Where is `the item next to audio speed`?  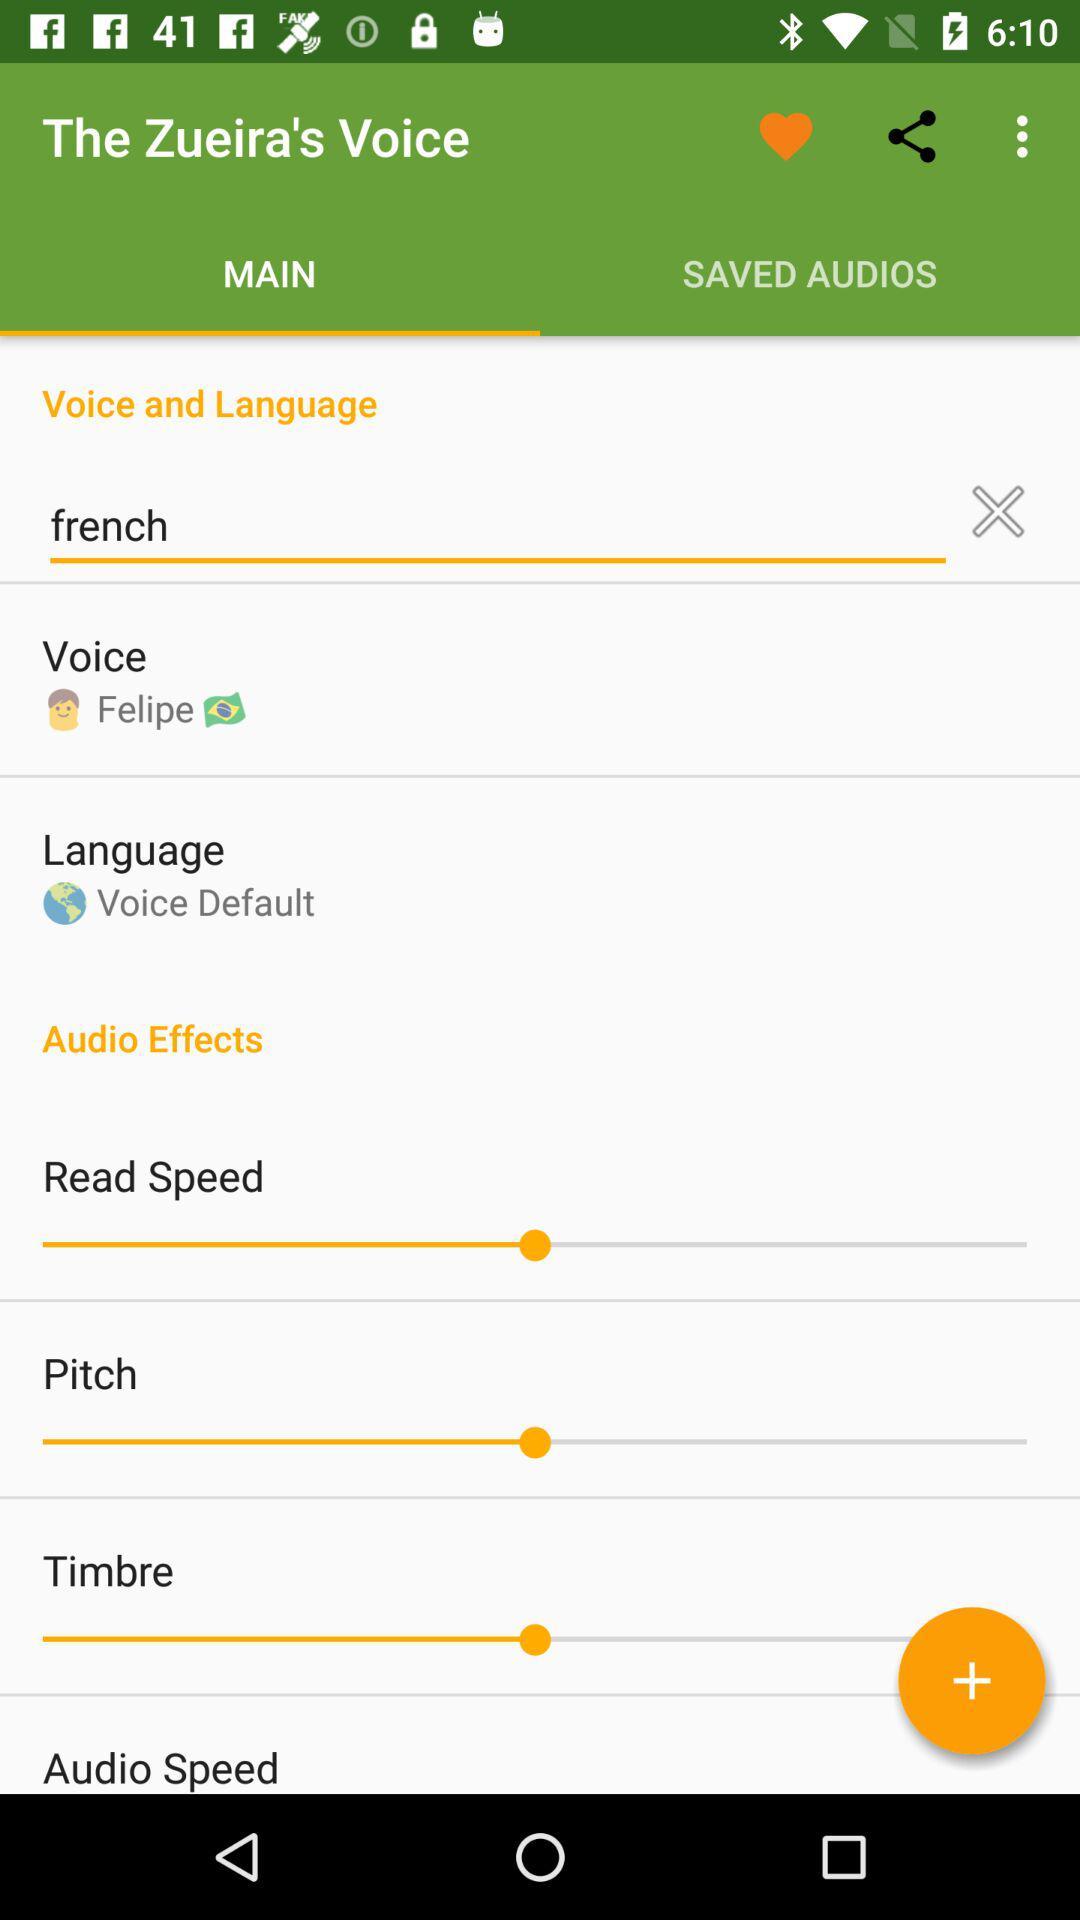
the item next to audio speed is located at coordinates (971, 1680).